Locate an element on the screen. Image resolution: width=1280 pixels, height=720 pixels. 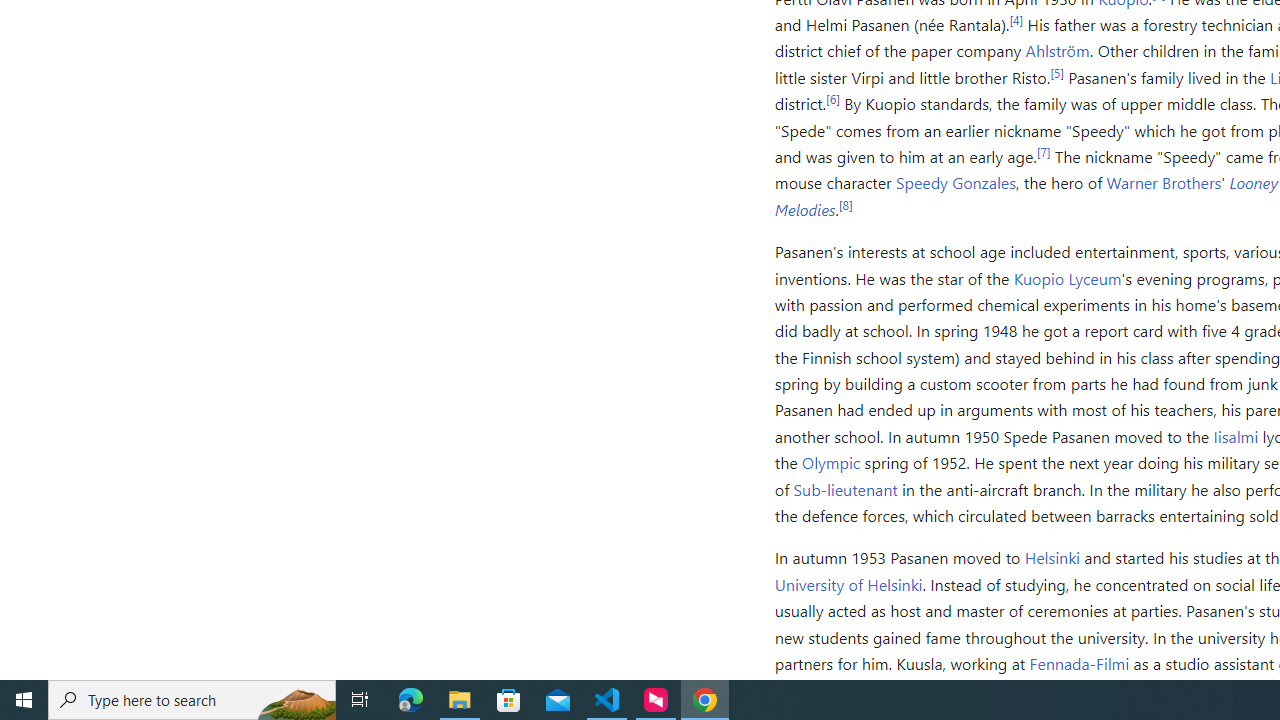
'Warner Brothers' is located at coordinates (1164, 182).